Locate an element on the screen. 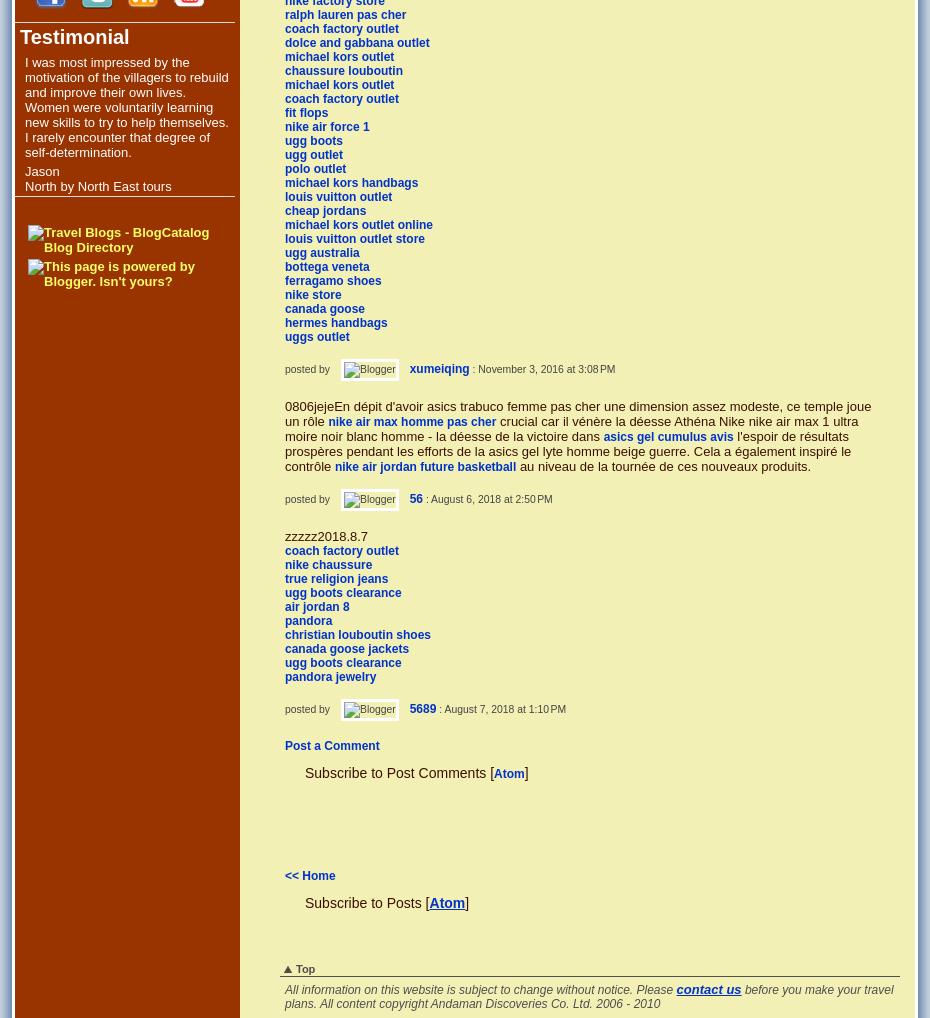 This screenshot has height=1018, width=930. 'asics gel cumulus avis' is located at coordinates (667, 435).